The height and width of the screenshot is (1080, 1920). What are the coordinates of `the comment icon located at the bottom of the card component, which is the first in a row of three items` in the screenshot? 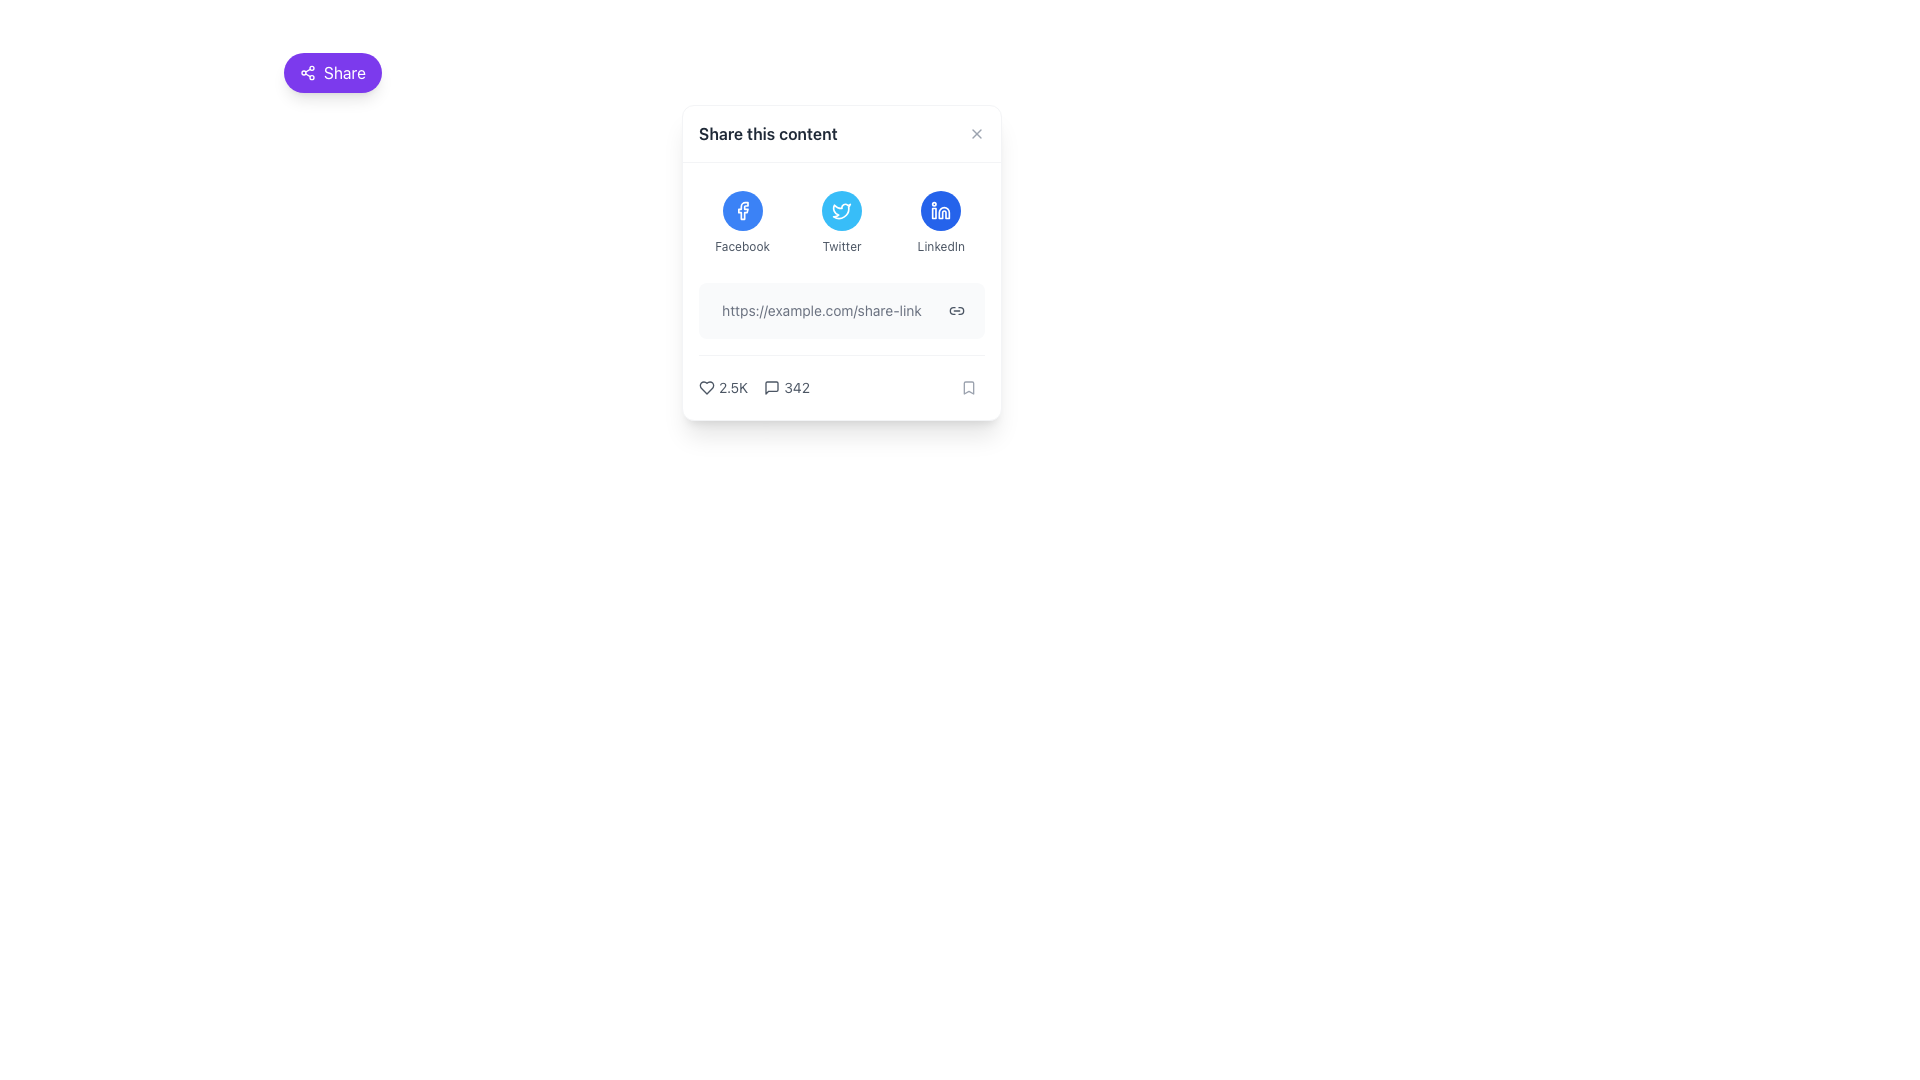 It's located at (771, 388).